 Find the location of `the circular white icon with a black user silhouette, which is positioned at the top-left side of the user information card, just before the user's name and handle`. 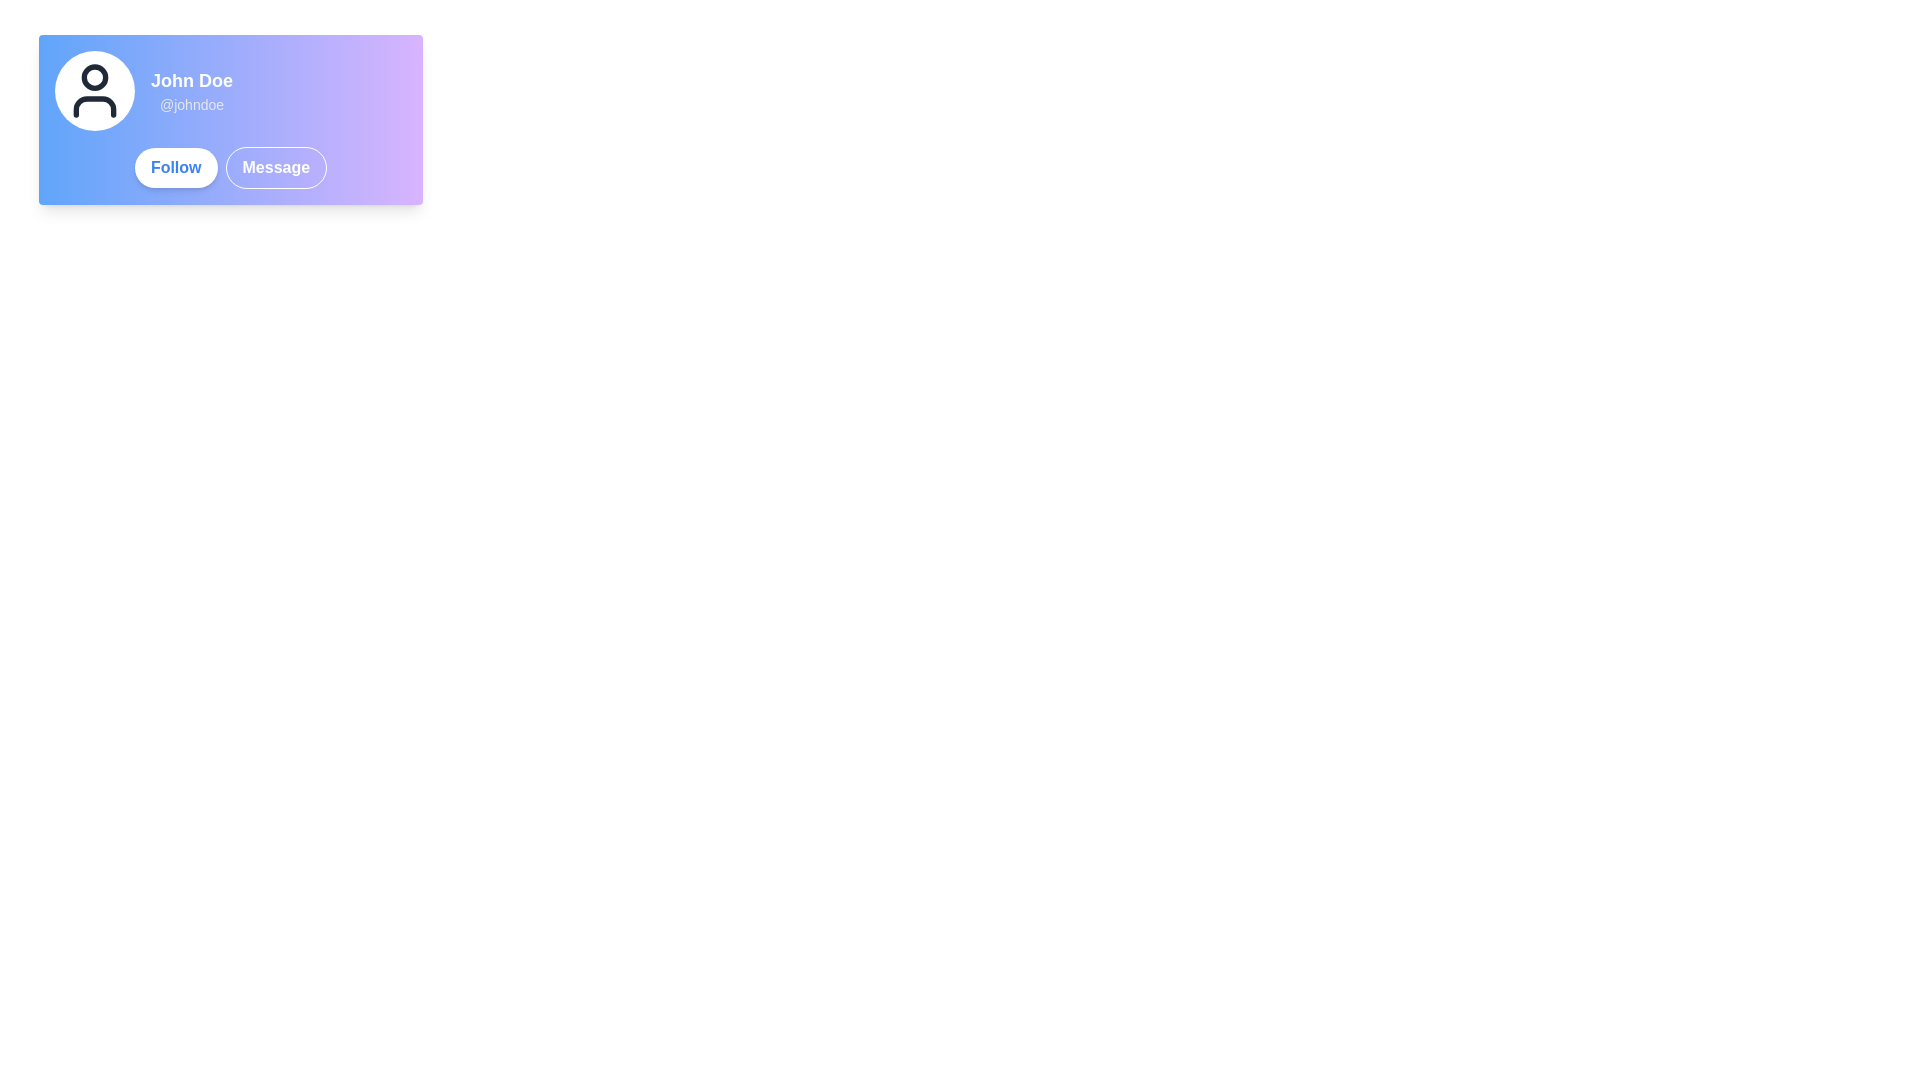

the circular white icon with a black user silhouette, which is positioned at the top-left side of the user information card, just before the user's name and handle is located at coordinates (94, 91).